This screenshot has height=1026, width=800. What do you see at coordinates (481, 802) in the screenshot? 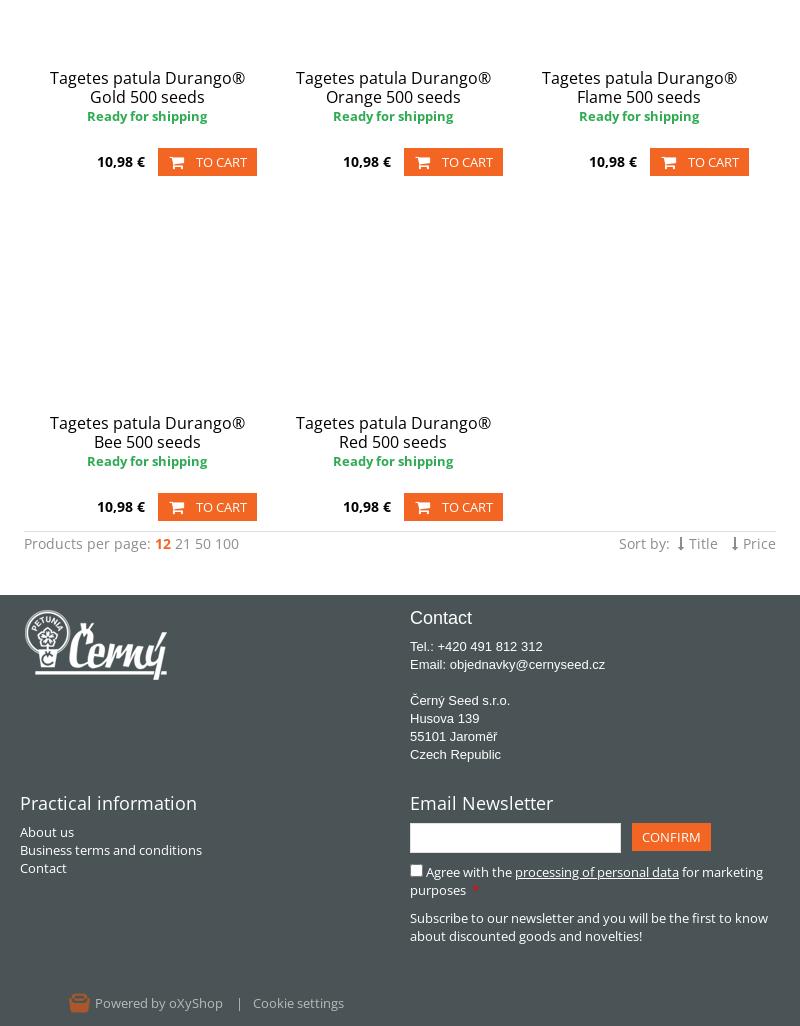
I see `'Email Newsletter'` at bounding box center [481, 802].